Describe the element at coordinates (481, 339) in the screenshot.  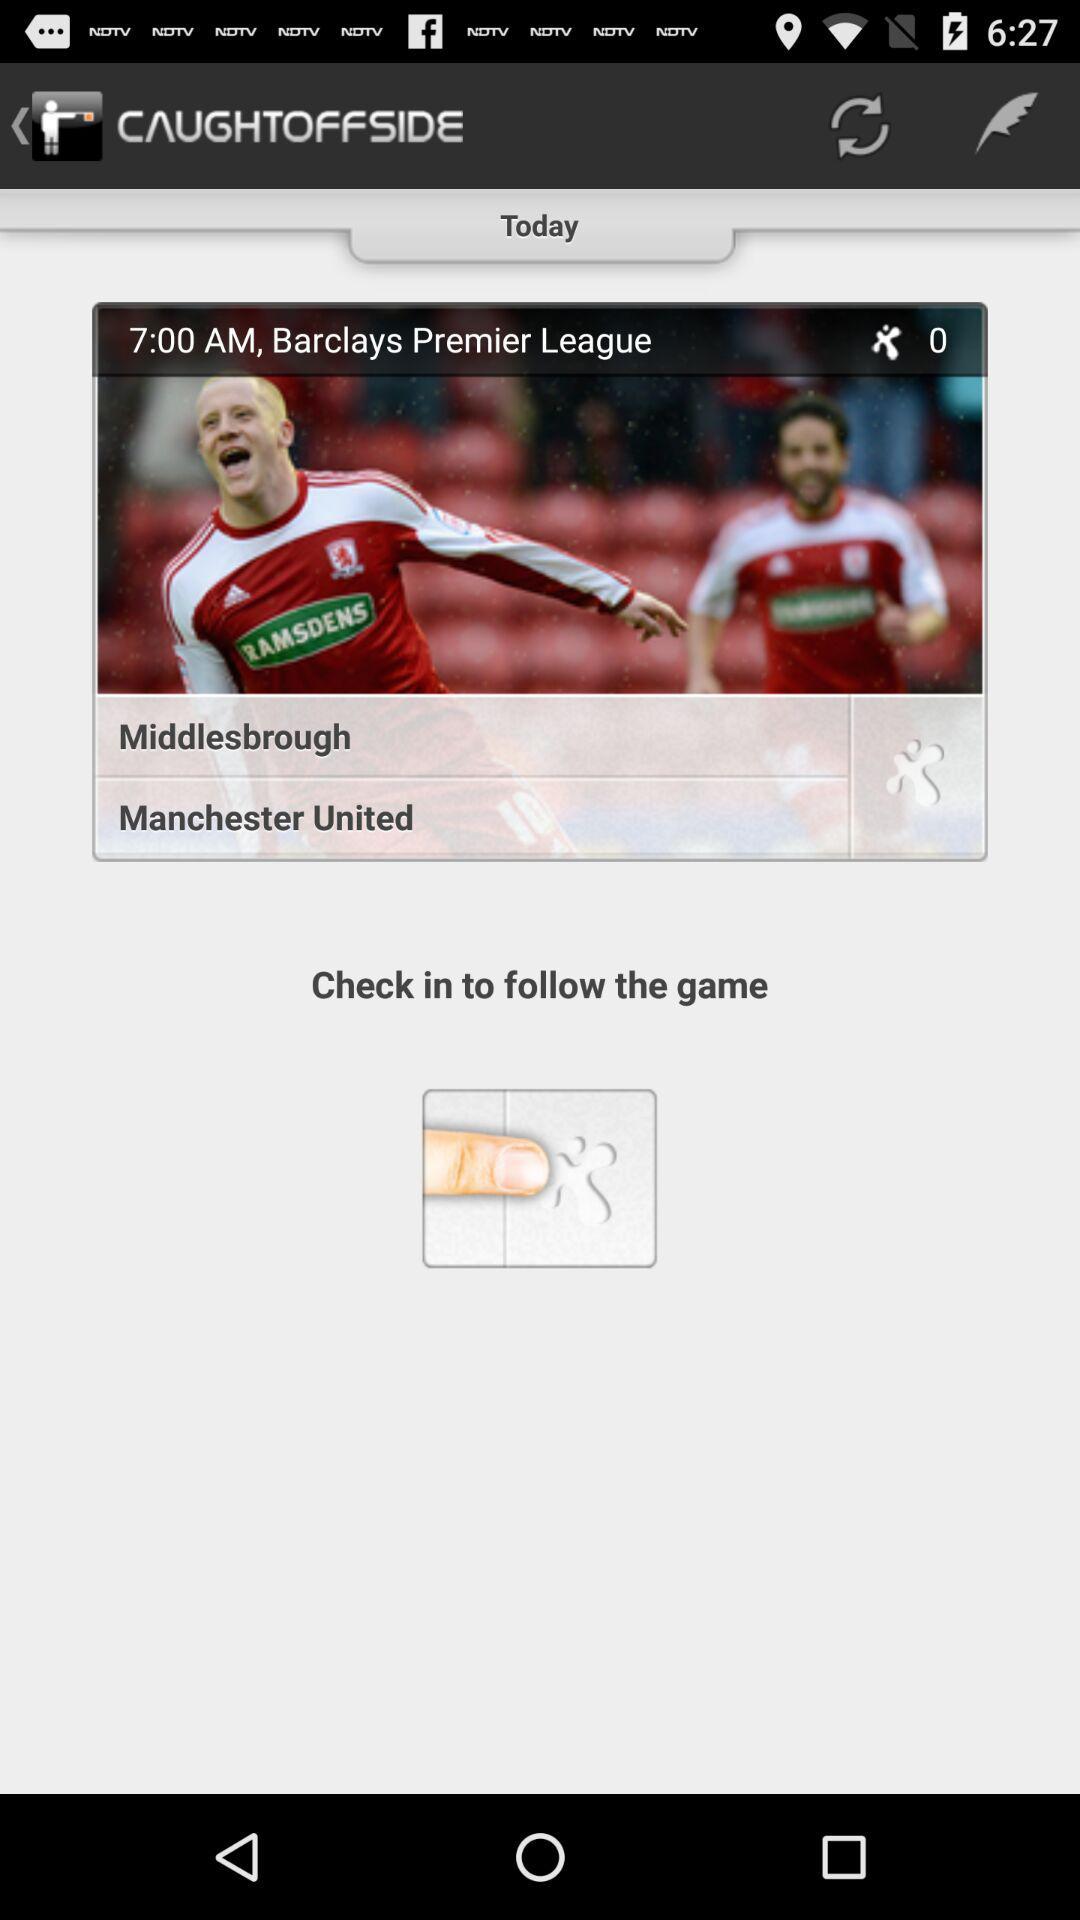
I see `the 7 00 am item` at that location.